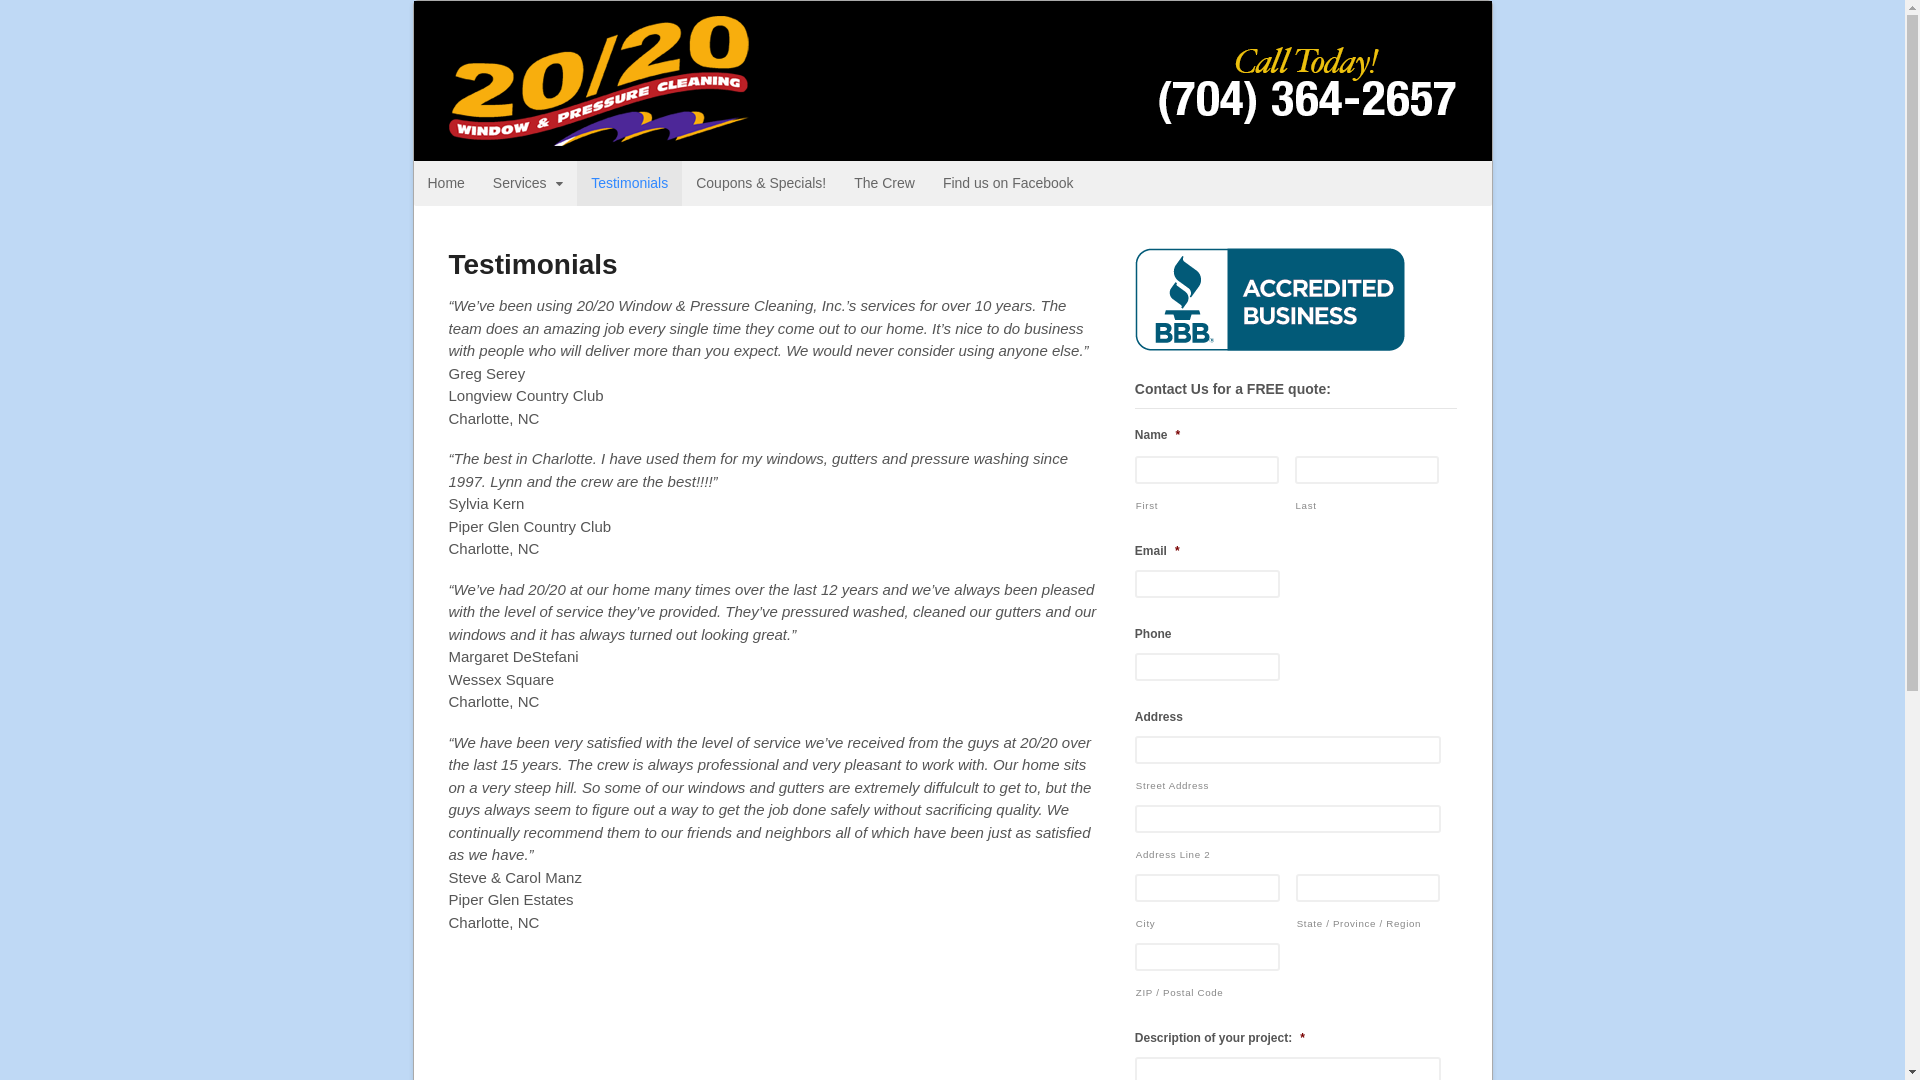 The height and width of the screenshot is (1080, 1920). I want to click on 'Testimonials', so click(628, 183).